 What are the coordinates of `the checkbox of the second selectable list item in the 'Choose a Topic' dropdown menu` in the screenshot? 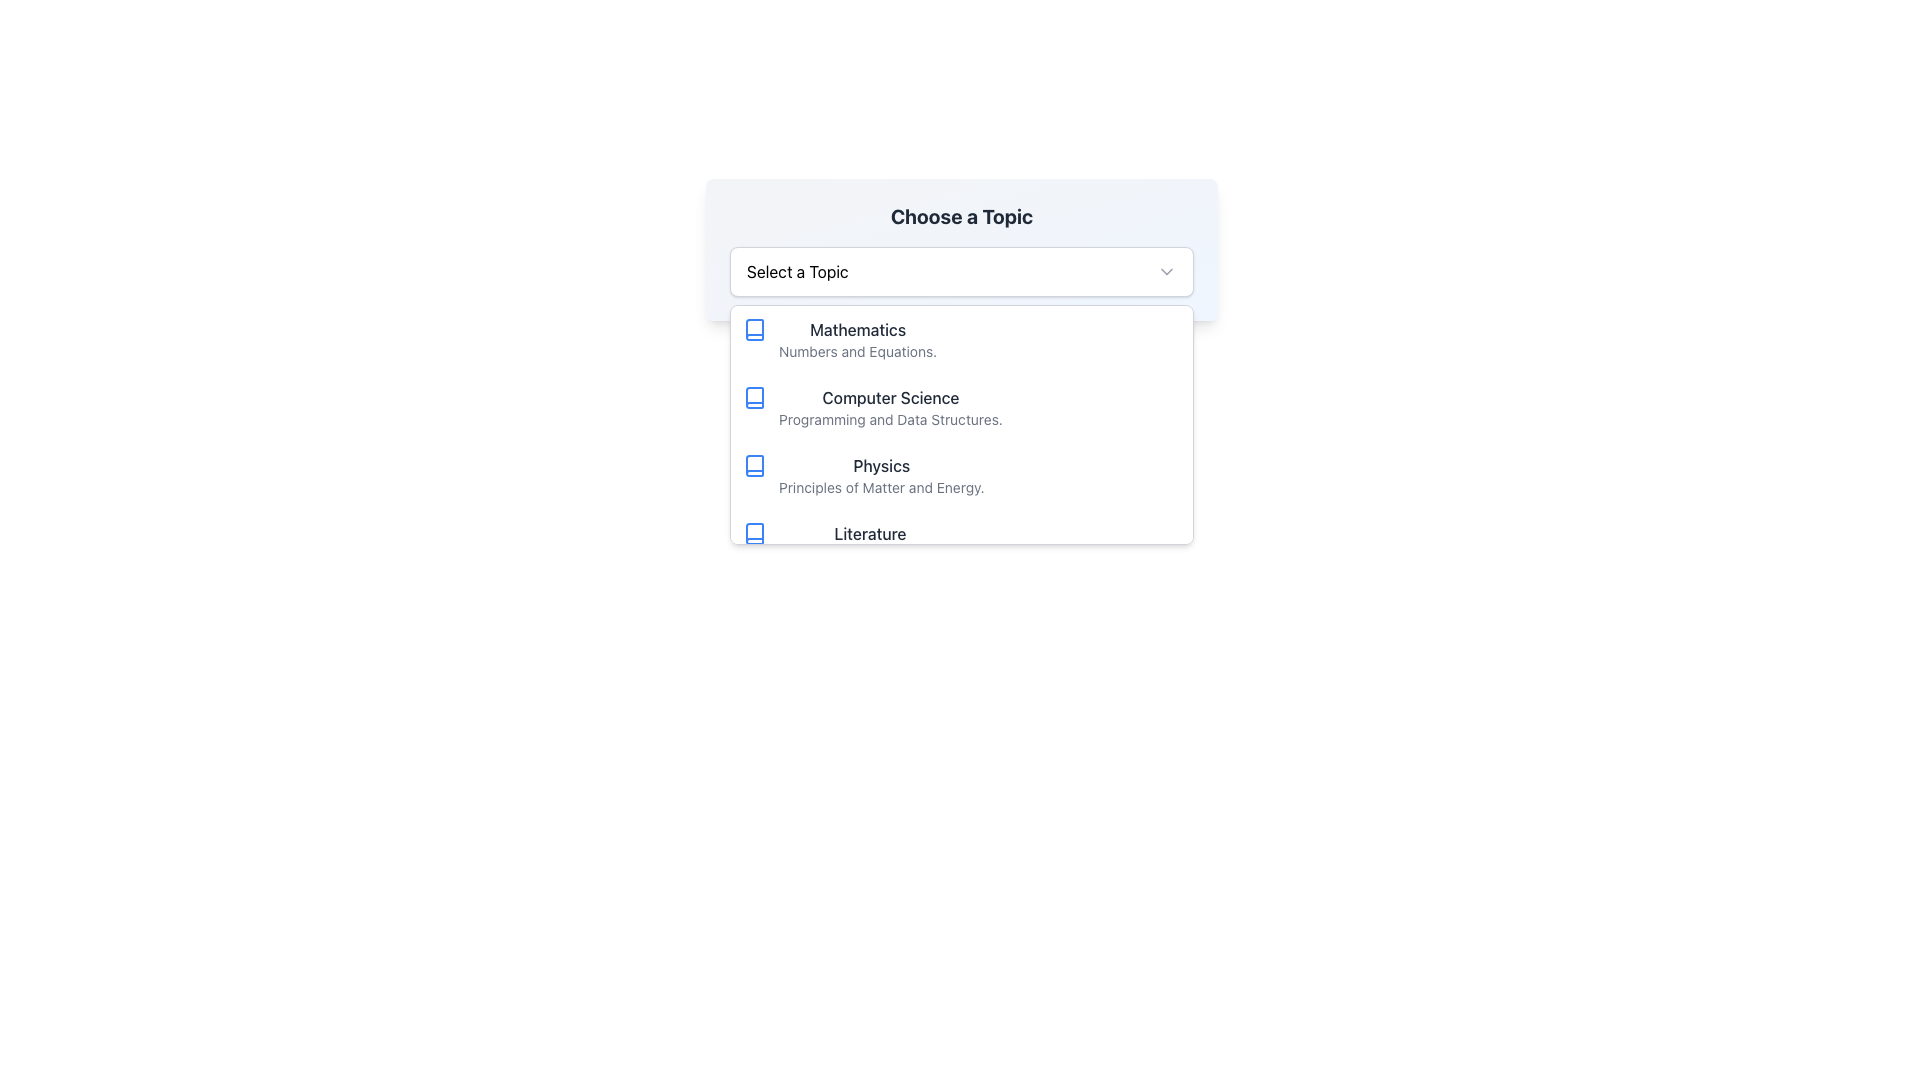 It's located at (961, 407).